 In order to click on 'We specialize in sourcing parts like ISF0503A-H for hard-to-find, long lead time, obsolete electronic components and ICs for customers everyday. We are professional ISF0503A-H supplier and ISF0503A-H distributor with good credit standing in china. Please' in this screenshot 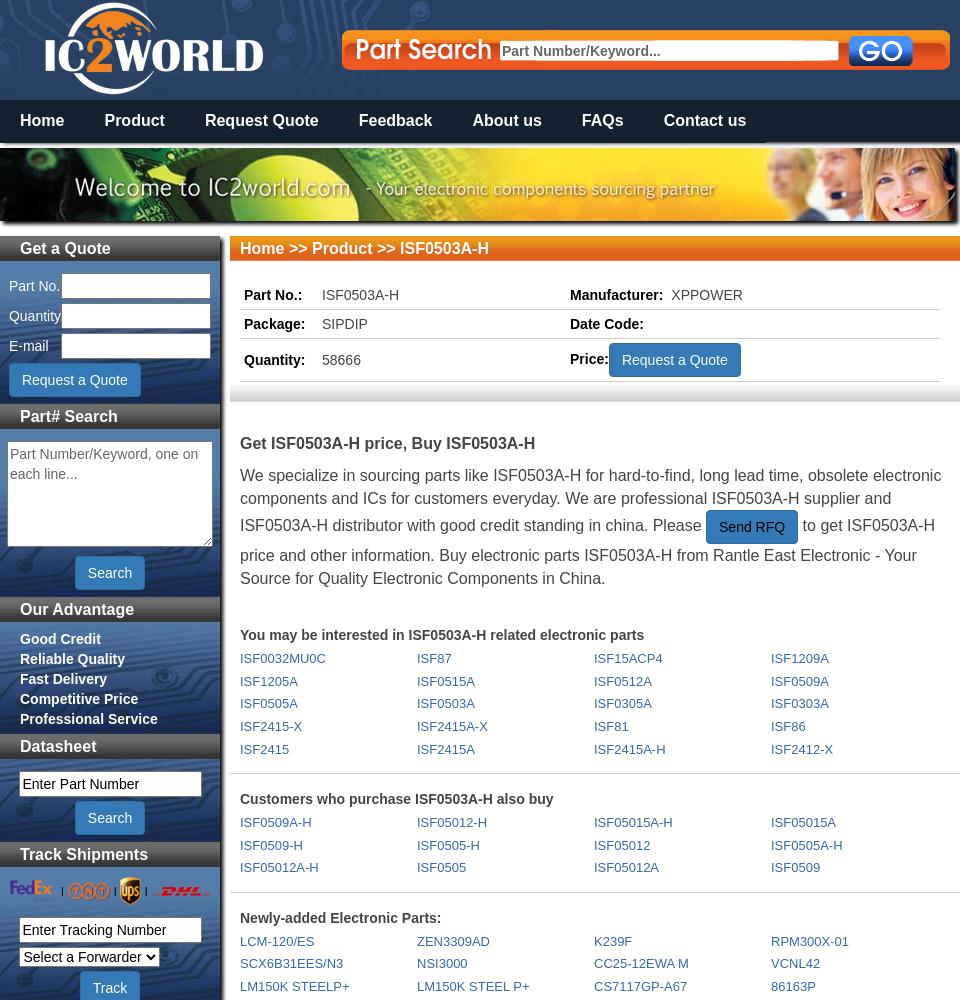, I will do `click(590, 500)`.